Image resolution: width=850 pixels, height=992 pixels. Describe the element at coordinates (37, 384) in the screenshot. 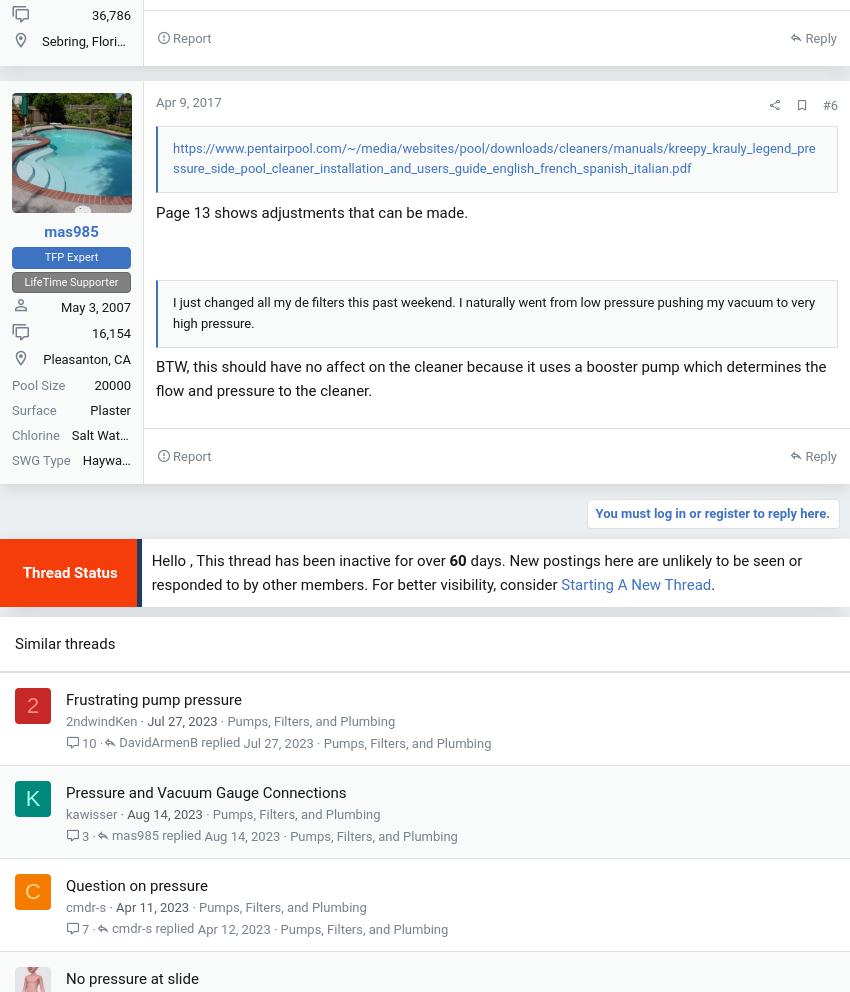

I see `'Pool Size'` at that location.